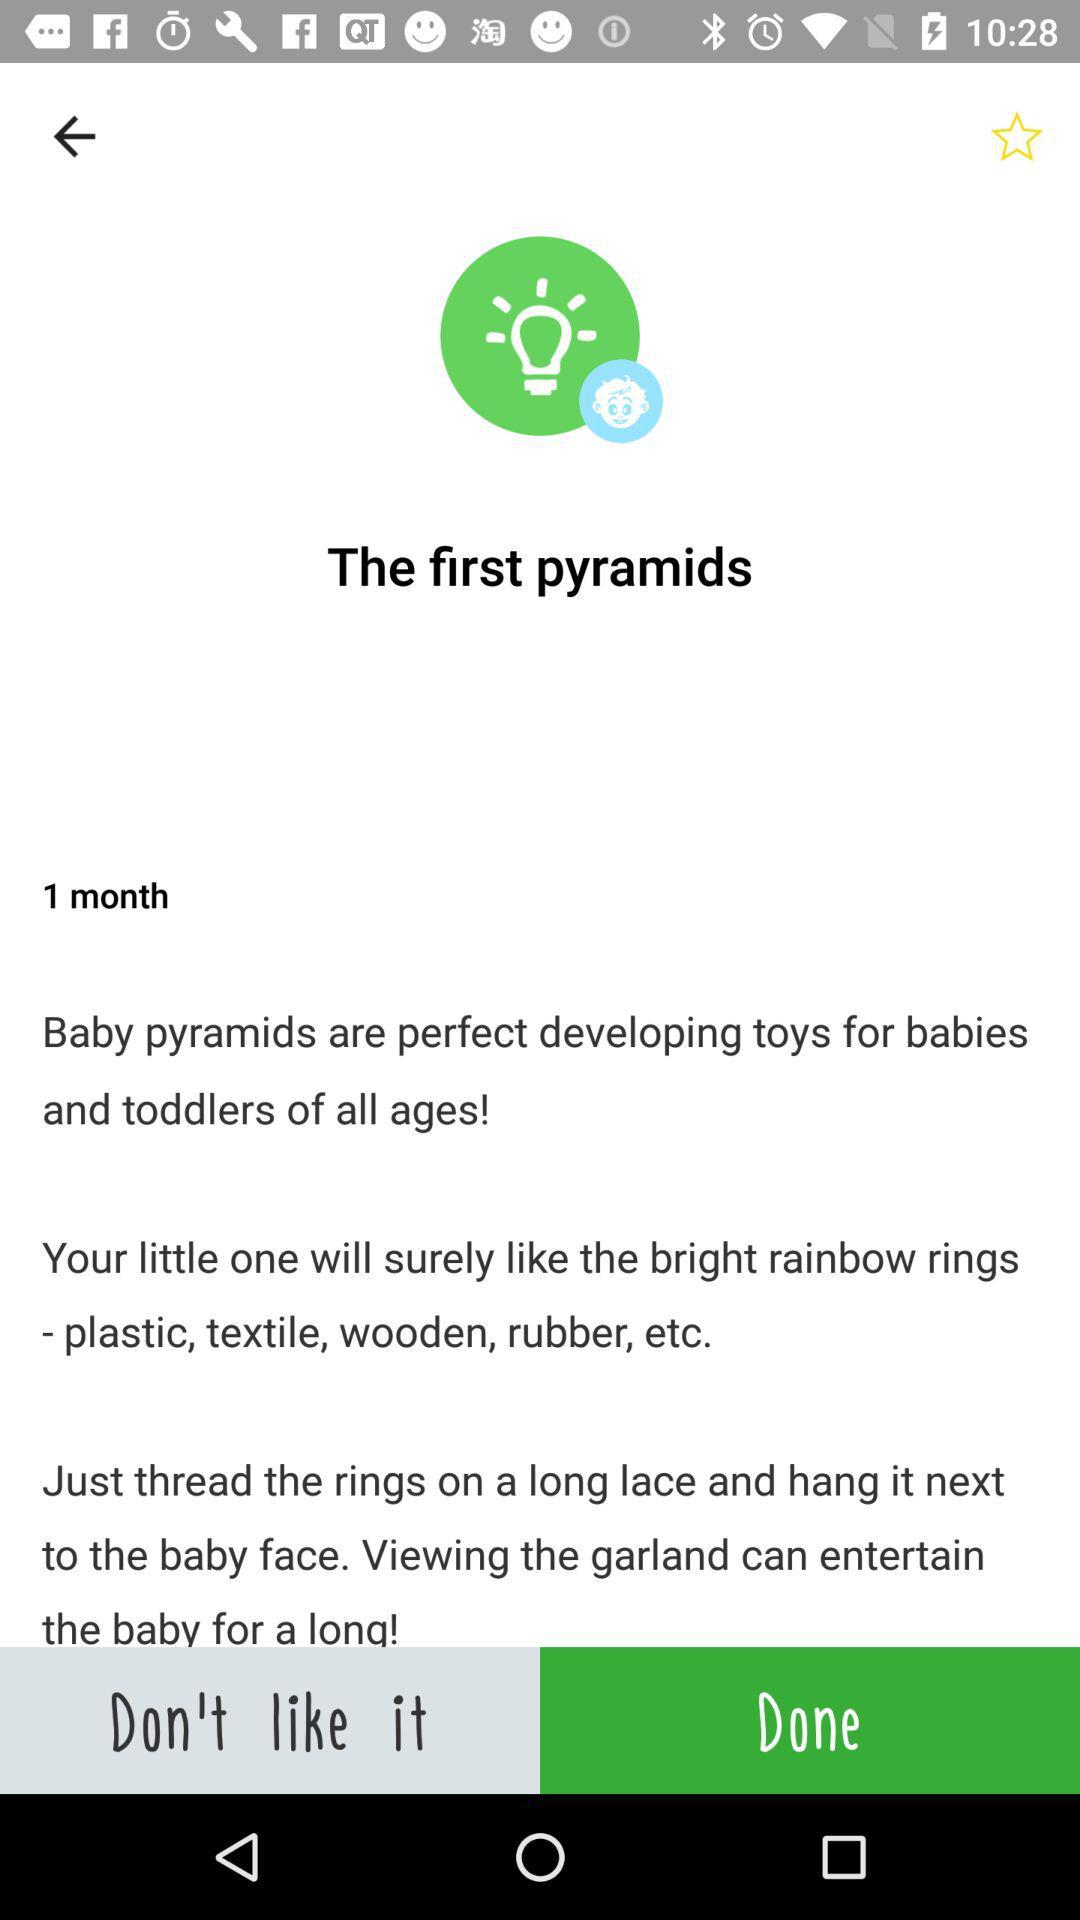  I want to click on the icon above the the first pyramids icon, so click(1017, 135).